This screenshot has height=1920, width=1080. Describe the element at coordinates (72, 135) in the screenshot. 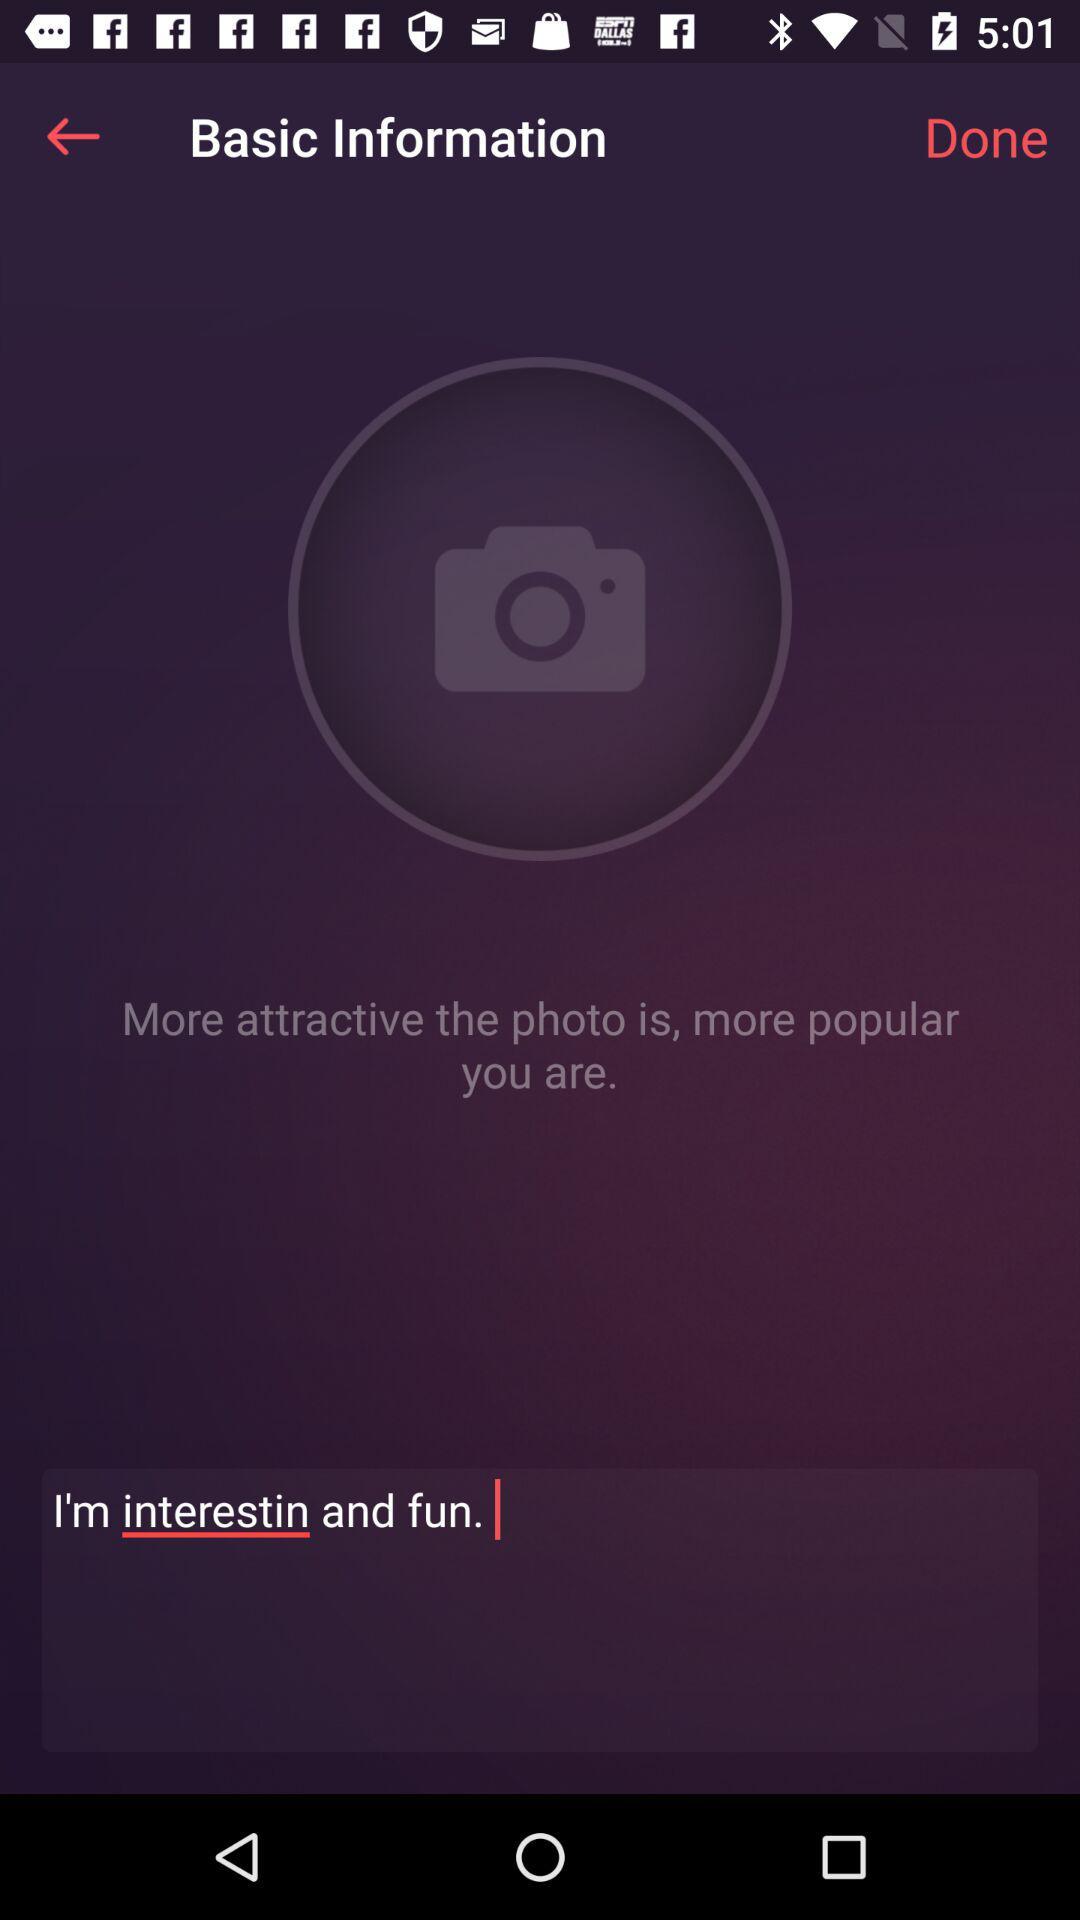

I see `the app to the left of the basic information` at that location.